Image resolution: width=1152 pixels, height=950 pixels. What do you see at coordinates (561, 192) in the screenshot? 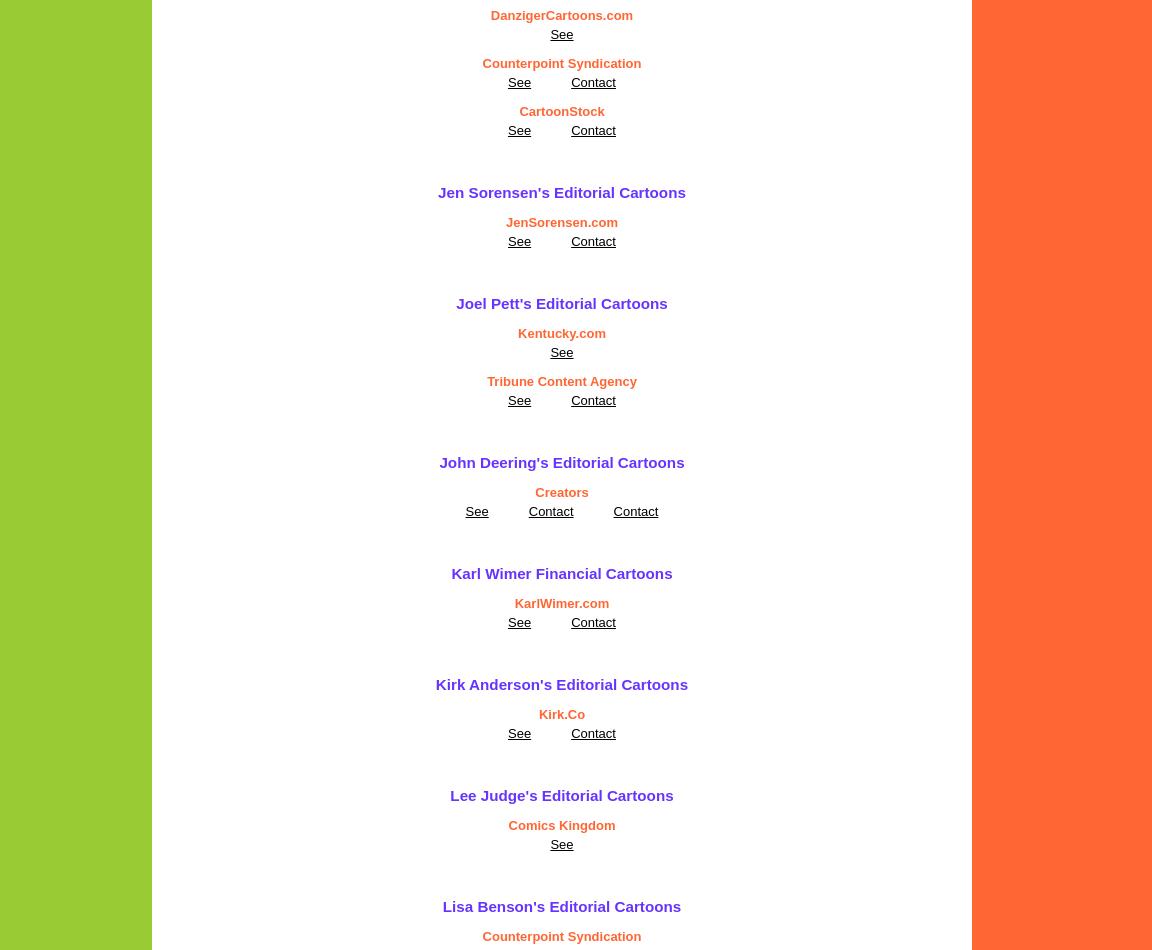
I see `'Jen Sorensen's Editorial Cartoons'` at bounding box center [561, 192].